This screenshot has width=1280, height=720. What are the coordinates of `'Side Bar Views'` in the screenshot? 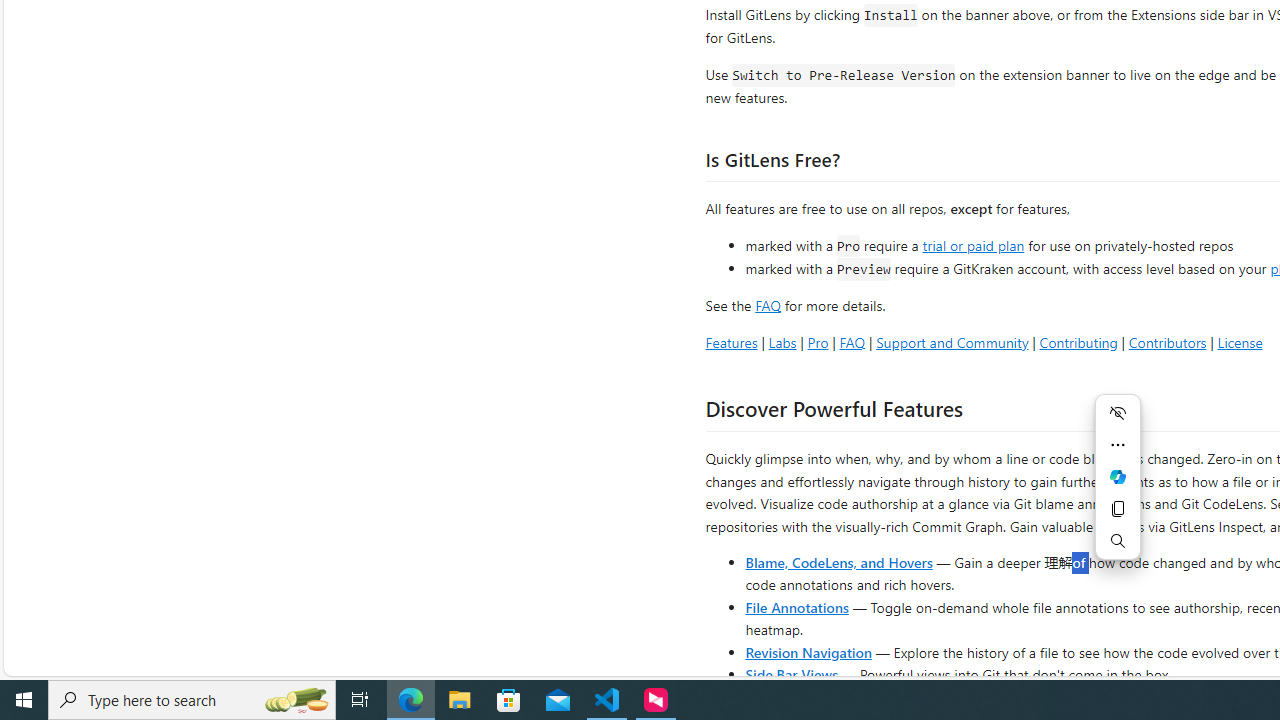 It's located at (790, 673).